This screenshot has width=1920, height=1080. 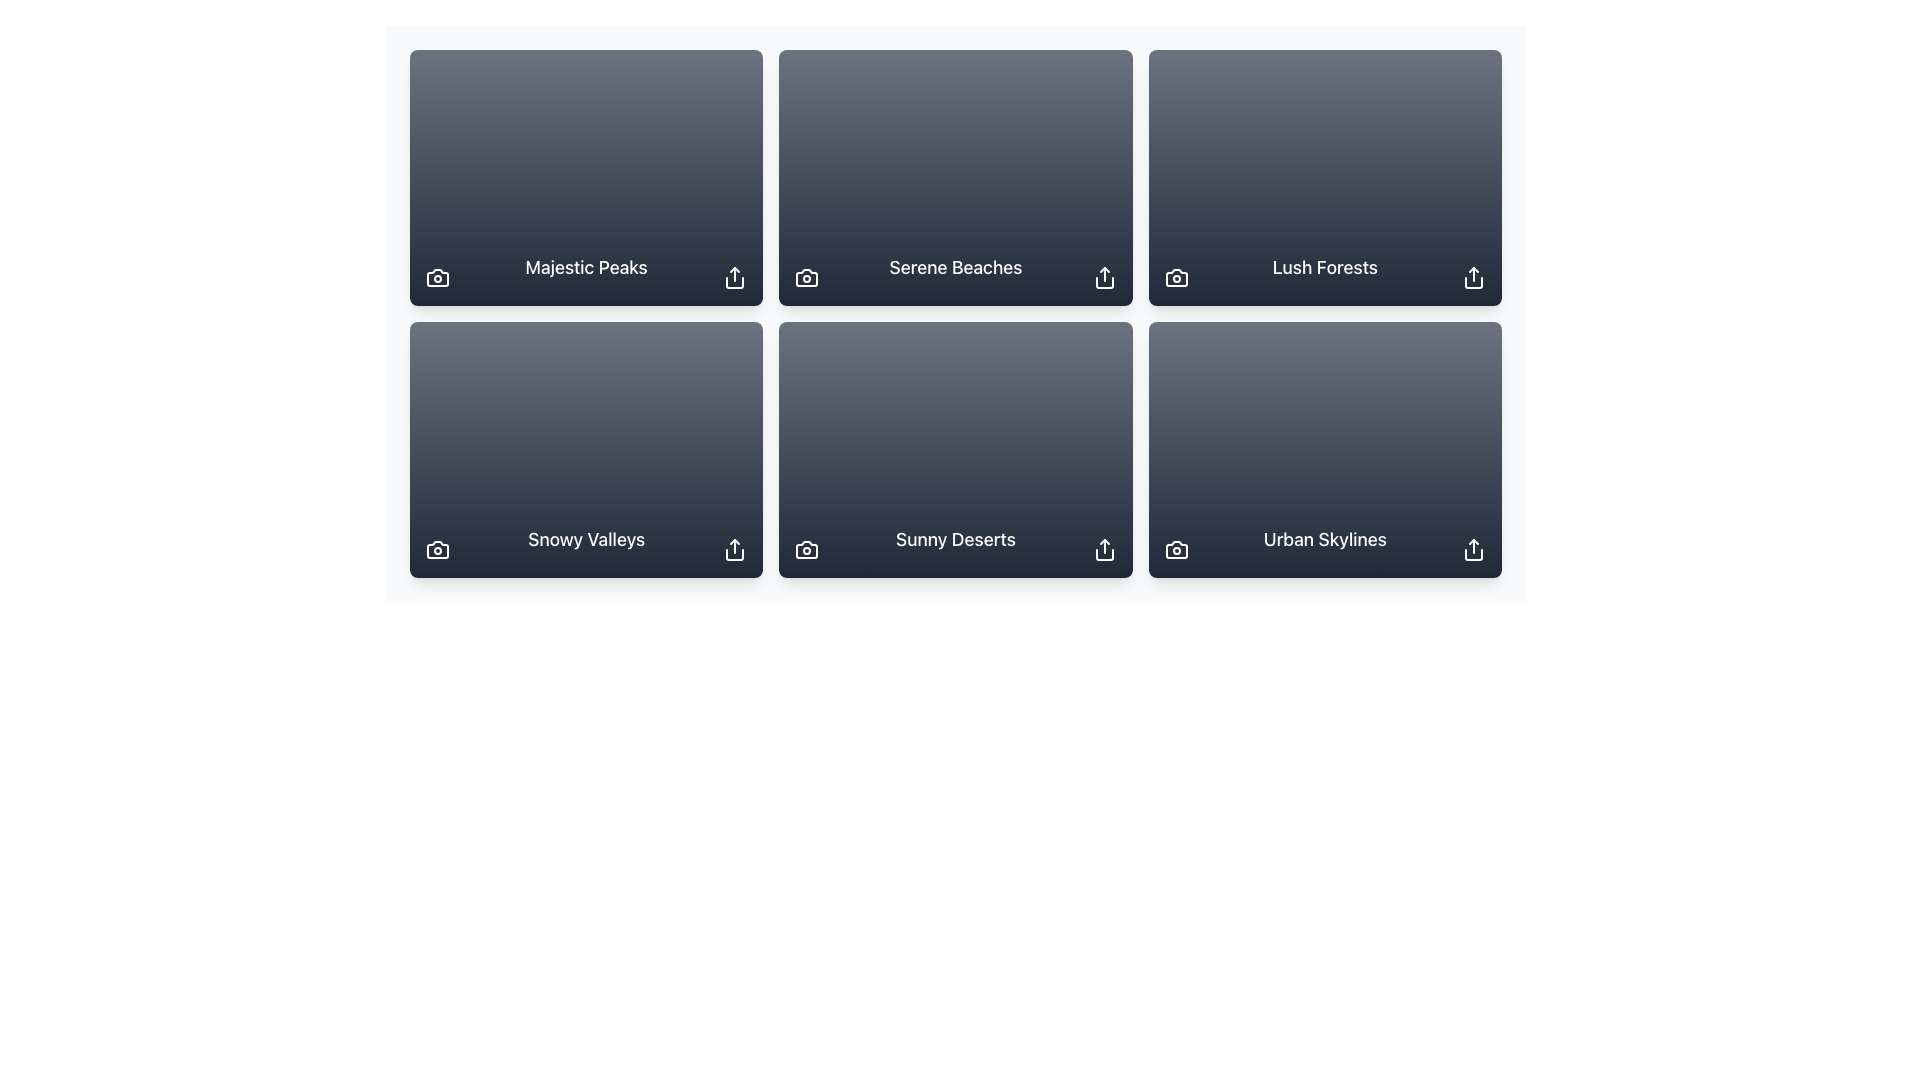 What do you see at coordinates (954, 266) in the screenshot?
I see `the informational Text Label positioned in the upper row of the grid layout, centered in the second column, which provides a title for the associated visual content` at bounding box center [954, 266].